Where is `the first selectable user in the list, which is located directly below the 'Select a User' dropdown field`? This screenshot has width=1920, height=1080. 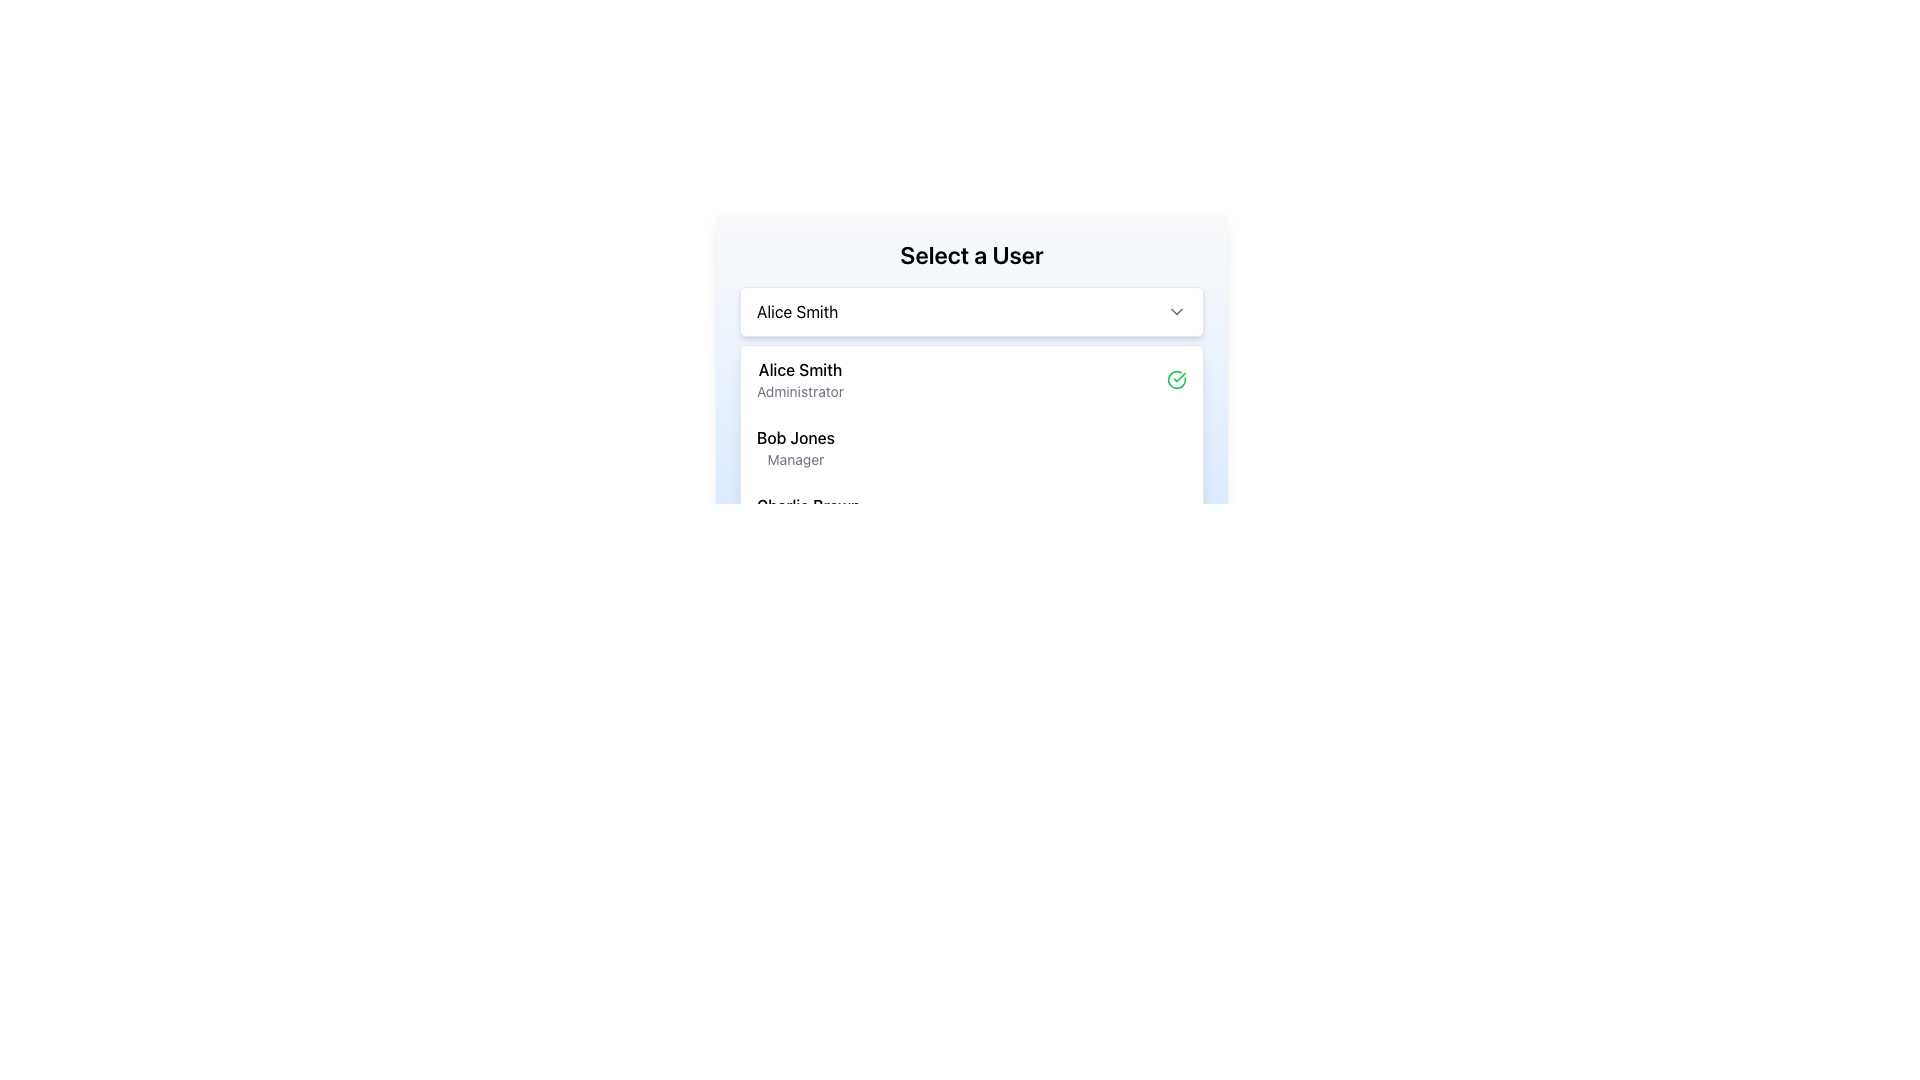 the first selectable user in the list, which is located directly below the 'Select a User' dropdown field is located at coordinates (971, 380).